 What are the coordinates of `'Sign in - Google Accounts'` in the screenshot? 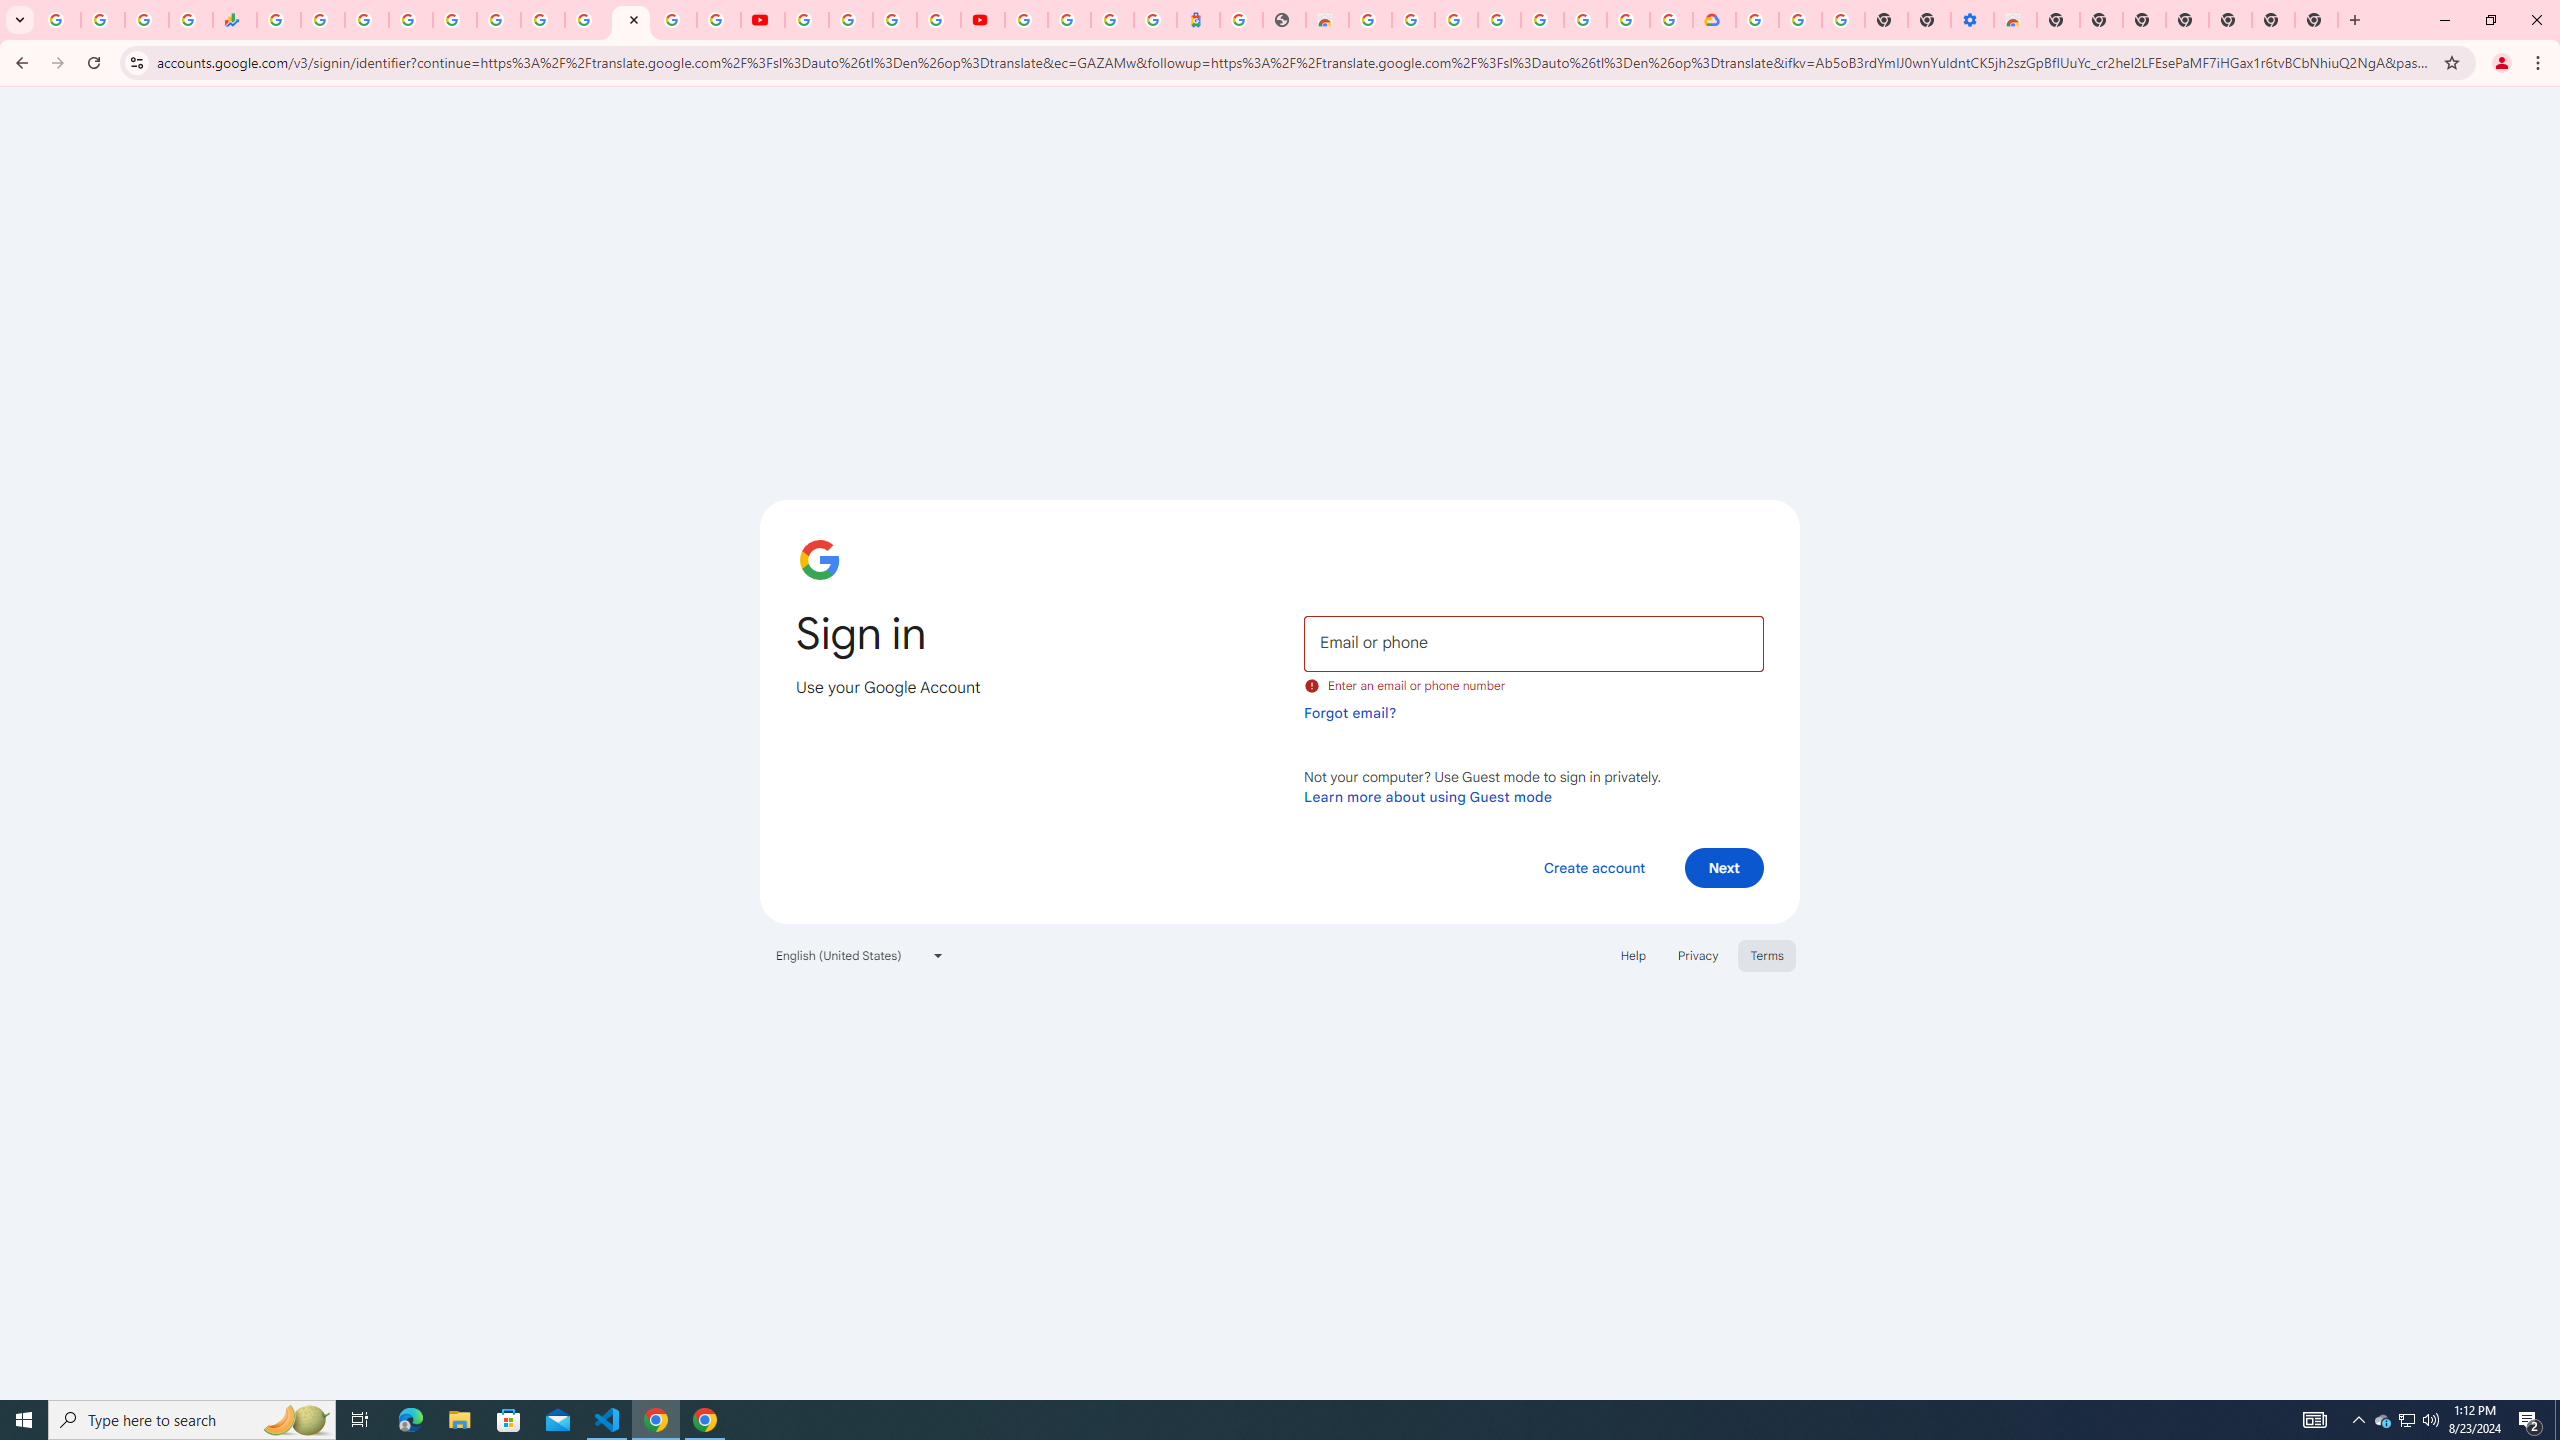 It's located at (631, 19).